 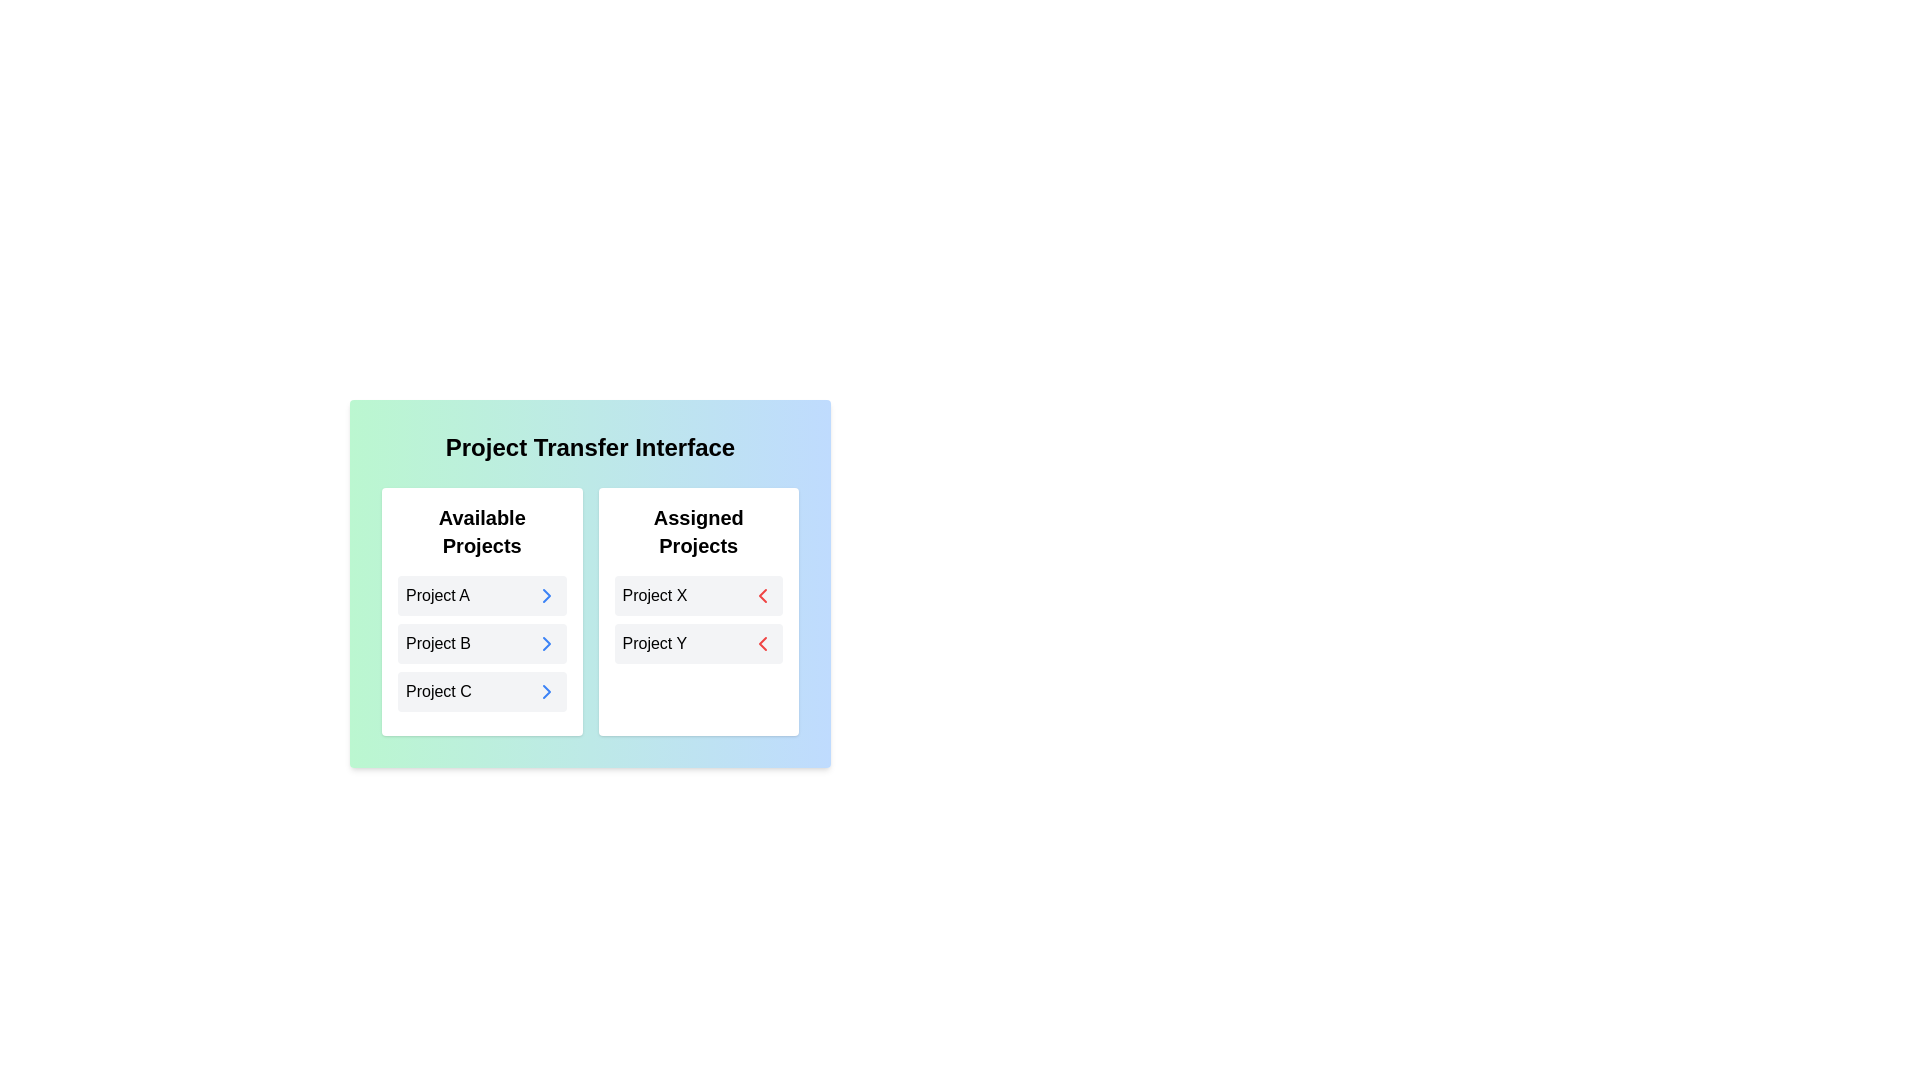 I want to click on the chevron icon that is located to the right of the 'Project C' label in the 'Available Projects' section, which is the third item in a vertical list, so click(x=546, y=690).